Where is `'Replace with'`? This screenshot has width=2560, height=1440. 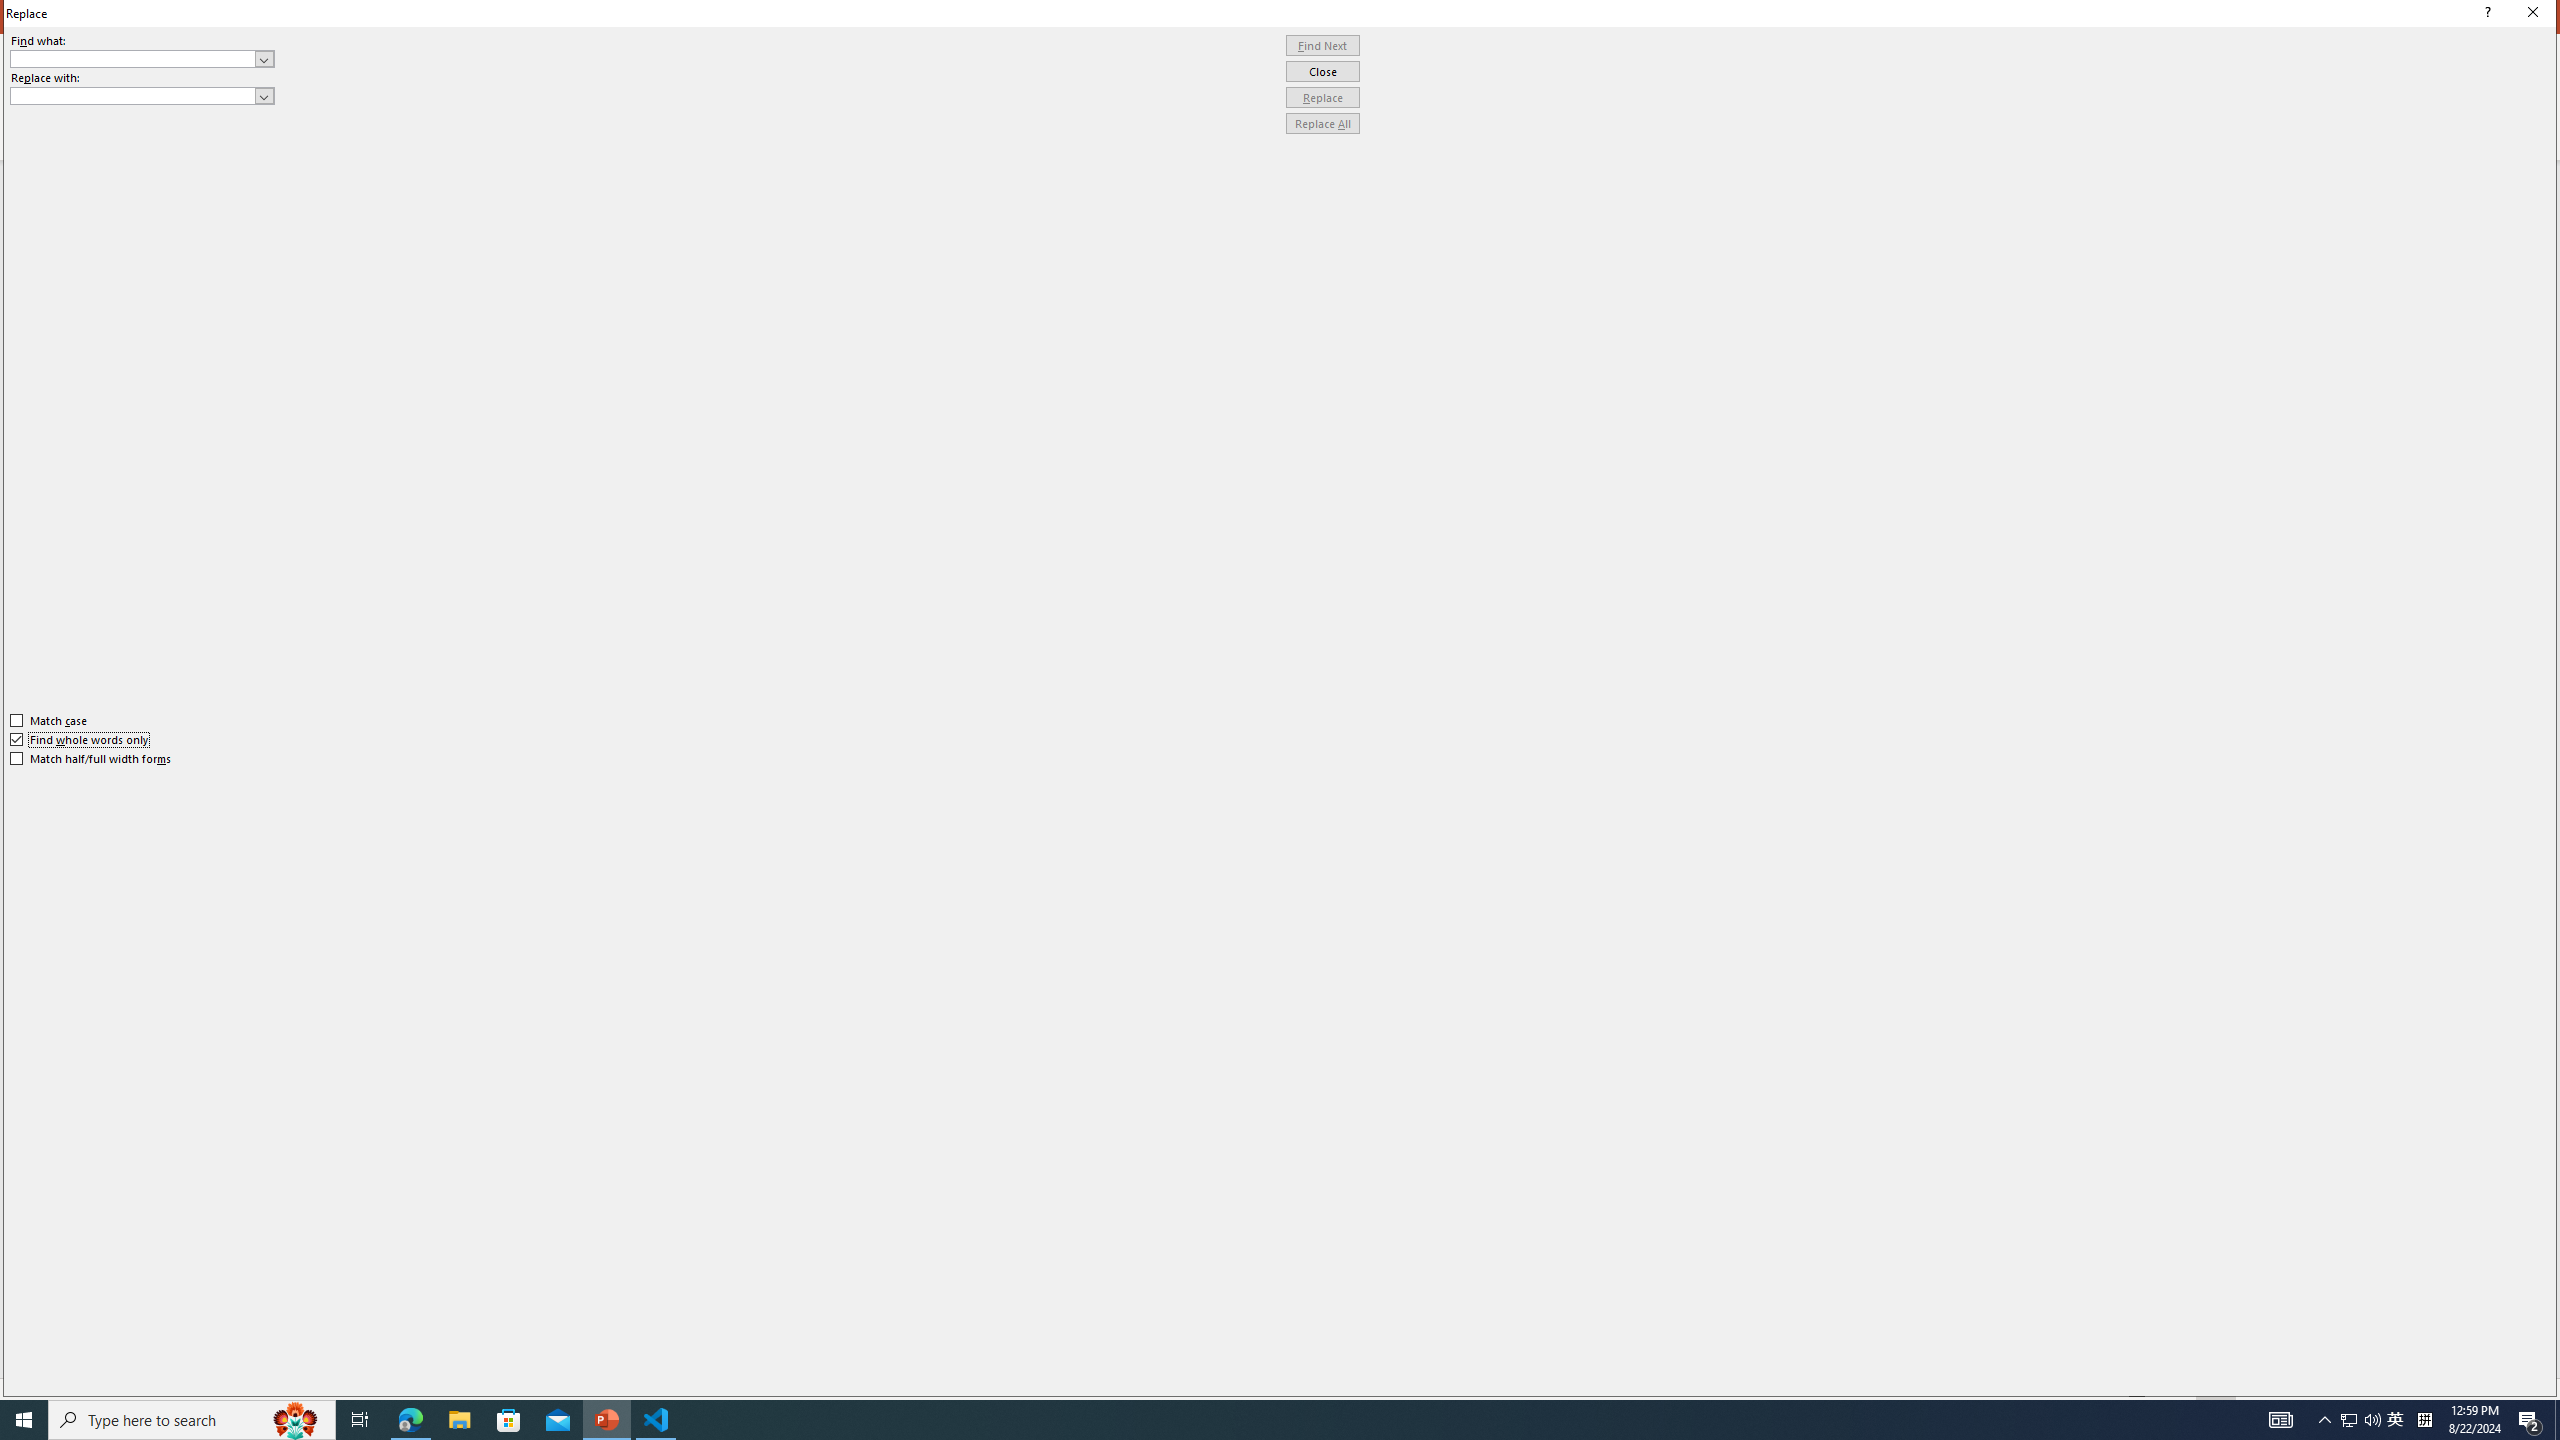 'Replace with' is located at coordinates (142, 95).